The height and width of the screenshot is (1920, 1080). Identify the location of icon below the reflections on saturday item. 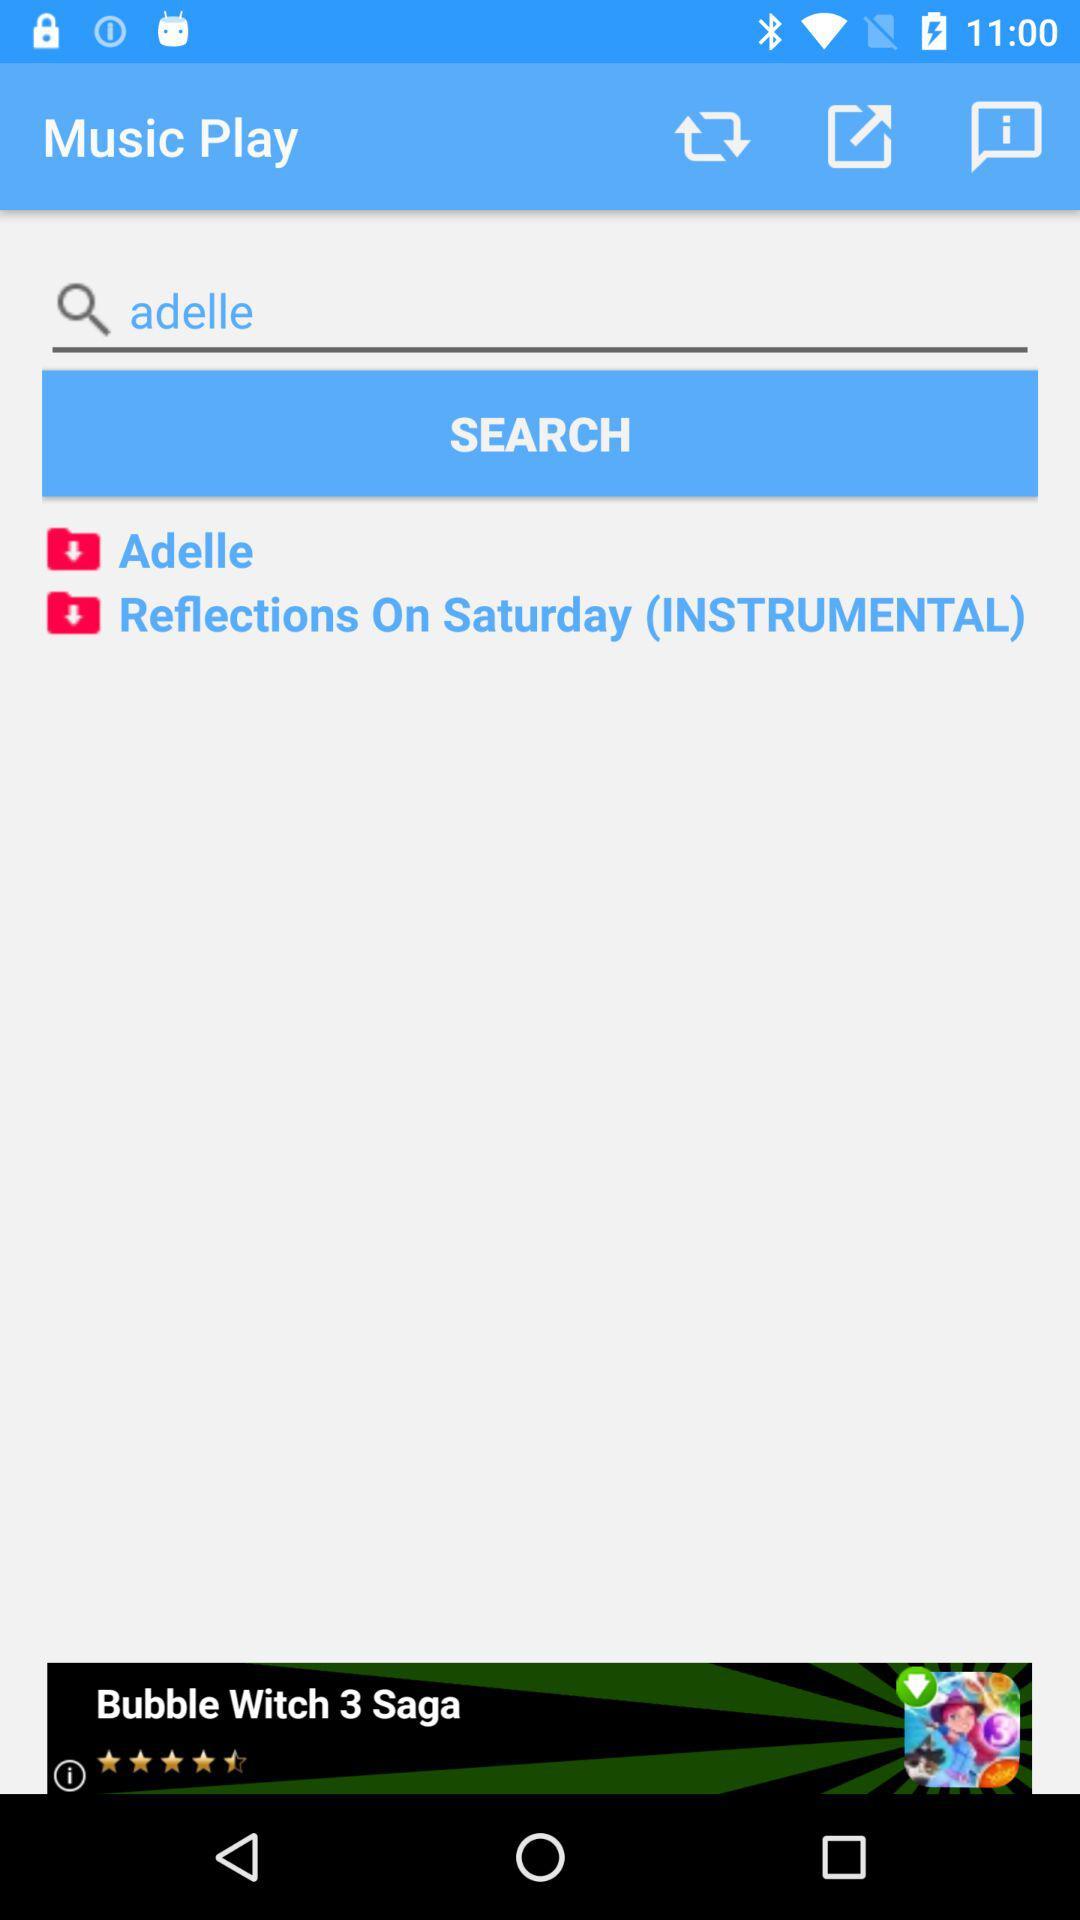
(538, 1727).